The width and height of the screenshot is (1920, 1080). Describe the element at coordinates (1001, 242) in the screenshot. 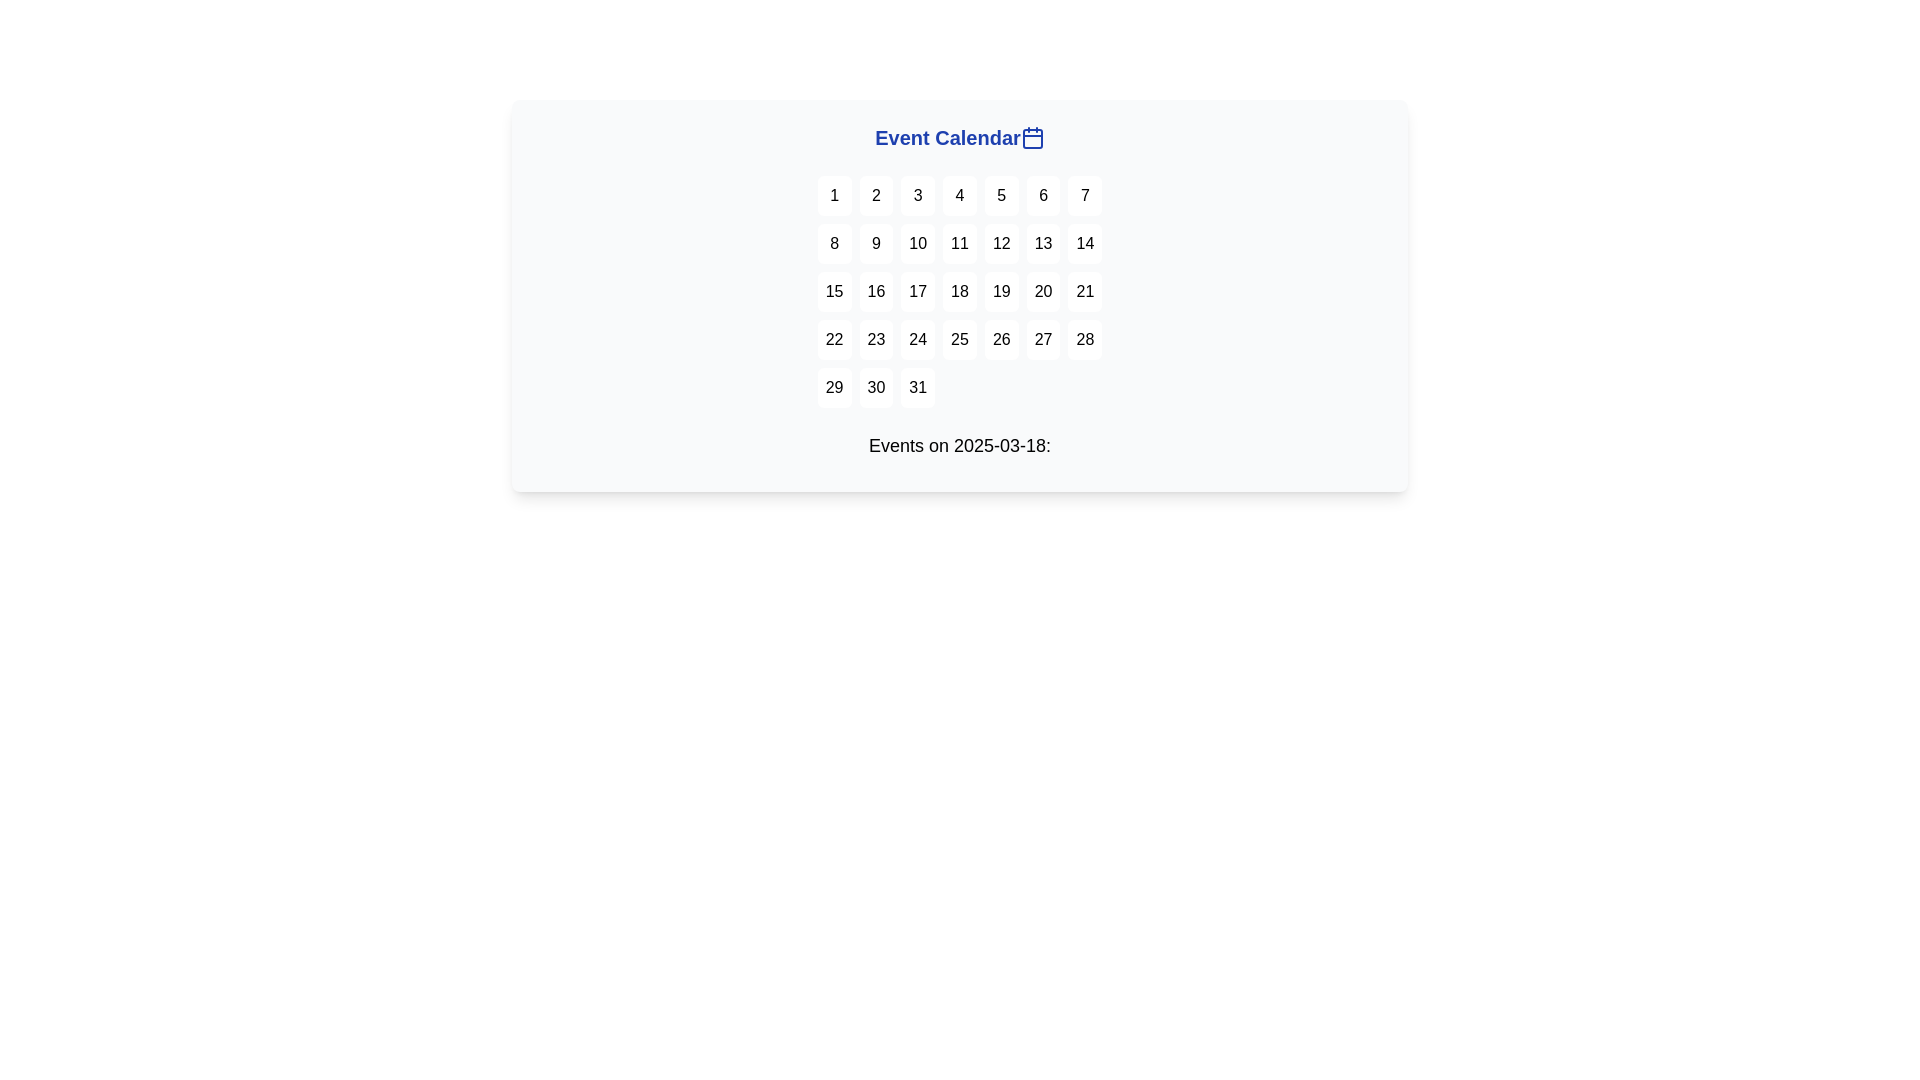

I see `the button representing day 12 in the monthly calendar view` at that location.